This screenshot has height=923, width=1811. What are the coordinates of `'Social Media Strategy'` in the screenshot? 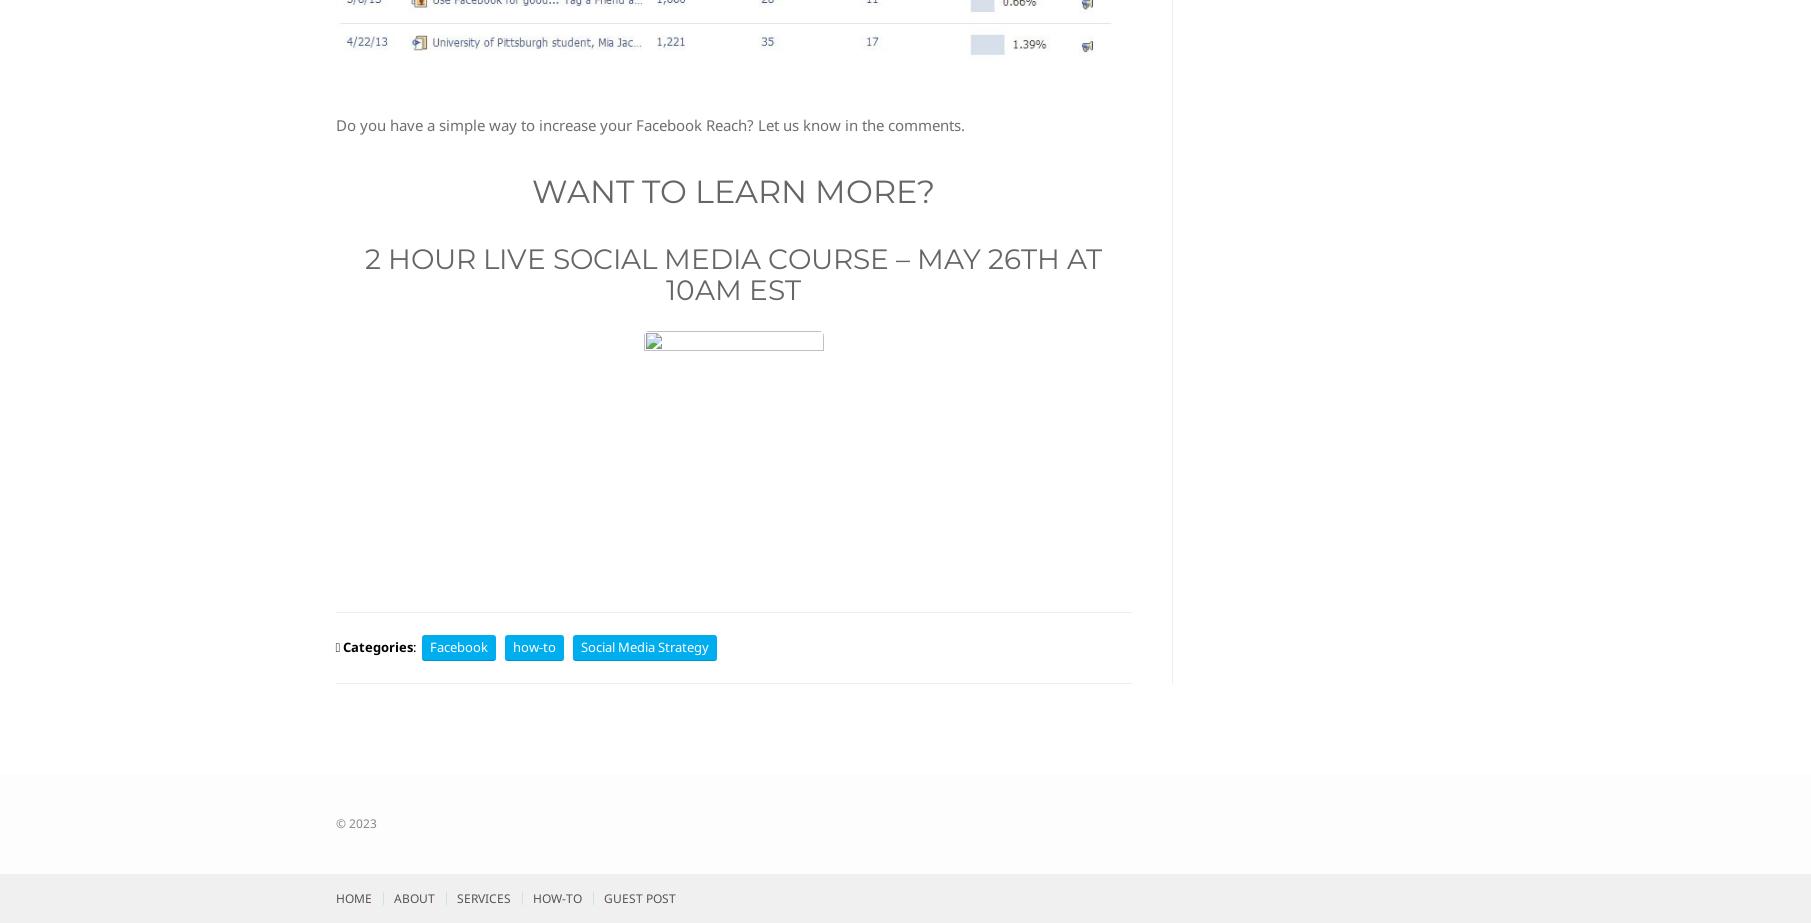 It's located at (579, 645).